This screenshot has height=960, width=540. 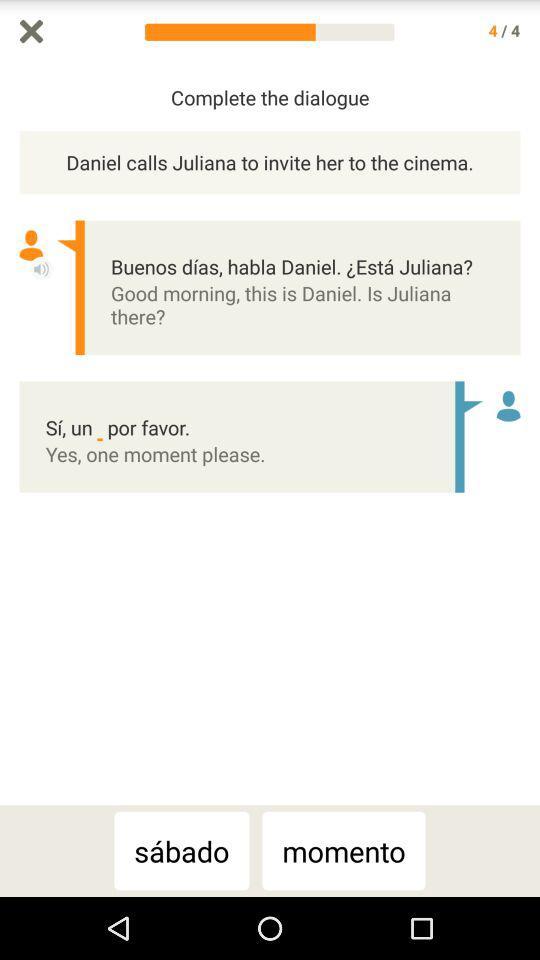 I want to click on scroll up or down, so click(x=530, y=434).